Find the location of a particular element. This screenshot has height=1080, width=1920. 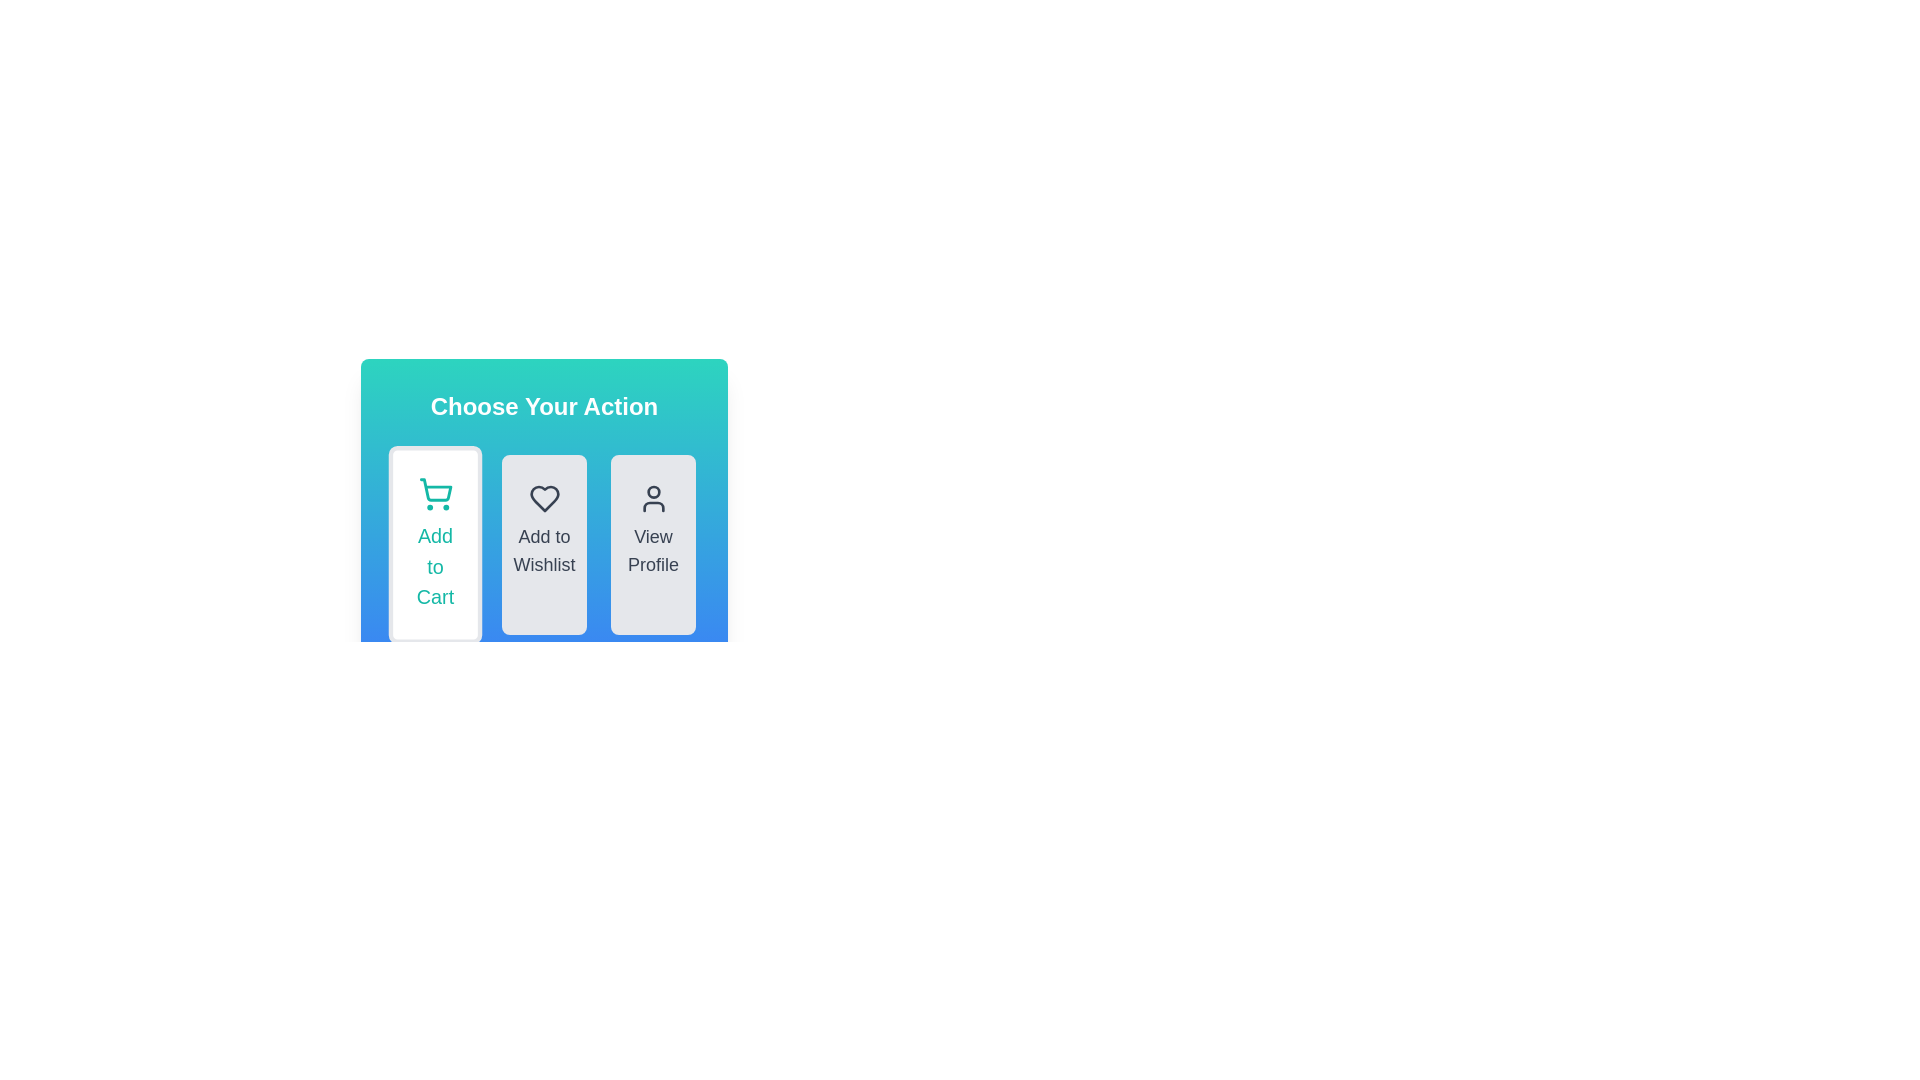

the 'Add to Cart' button, which has a white background, teal border, a shopping cart icon, and teal text is located at coordinates (434, 544).